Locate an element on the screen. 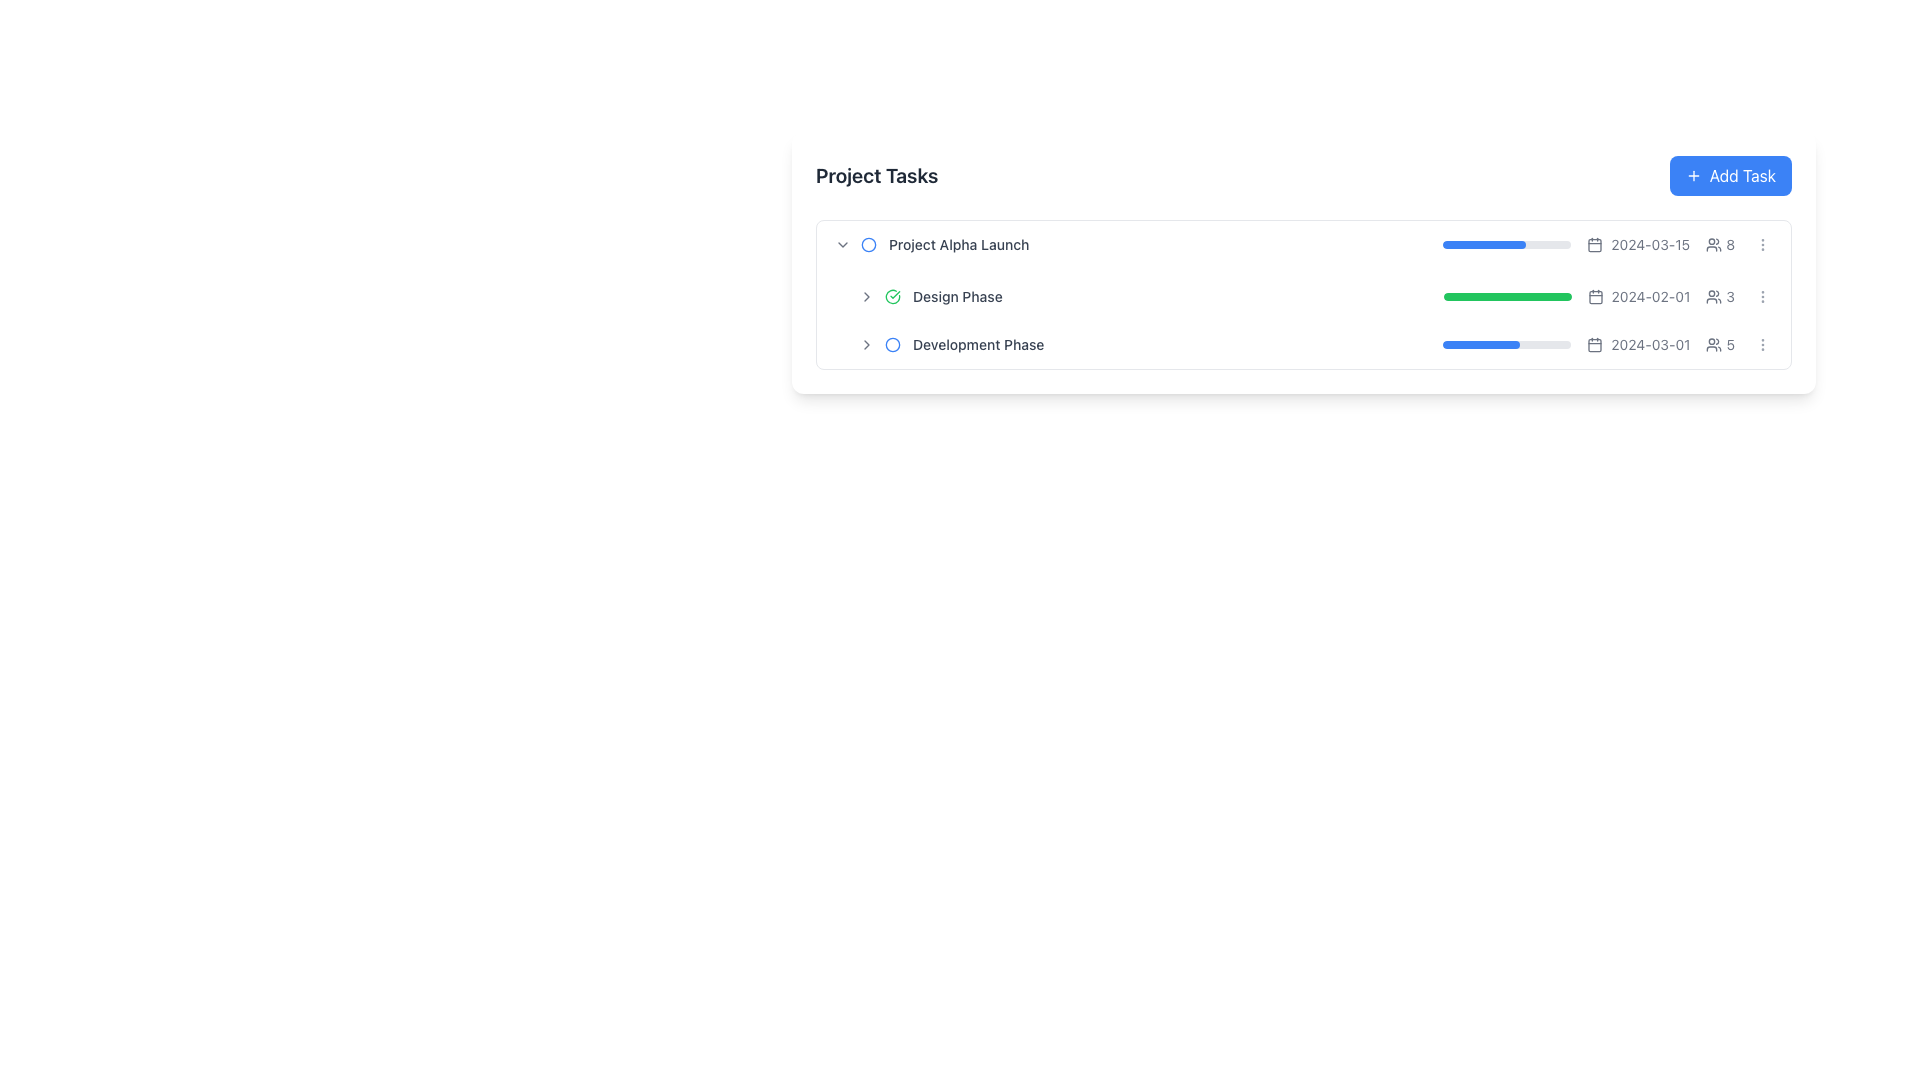  the informational text element that indicates the number of users associated with the task is located at coordinates (1719, 244).